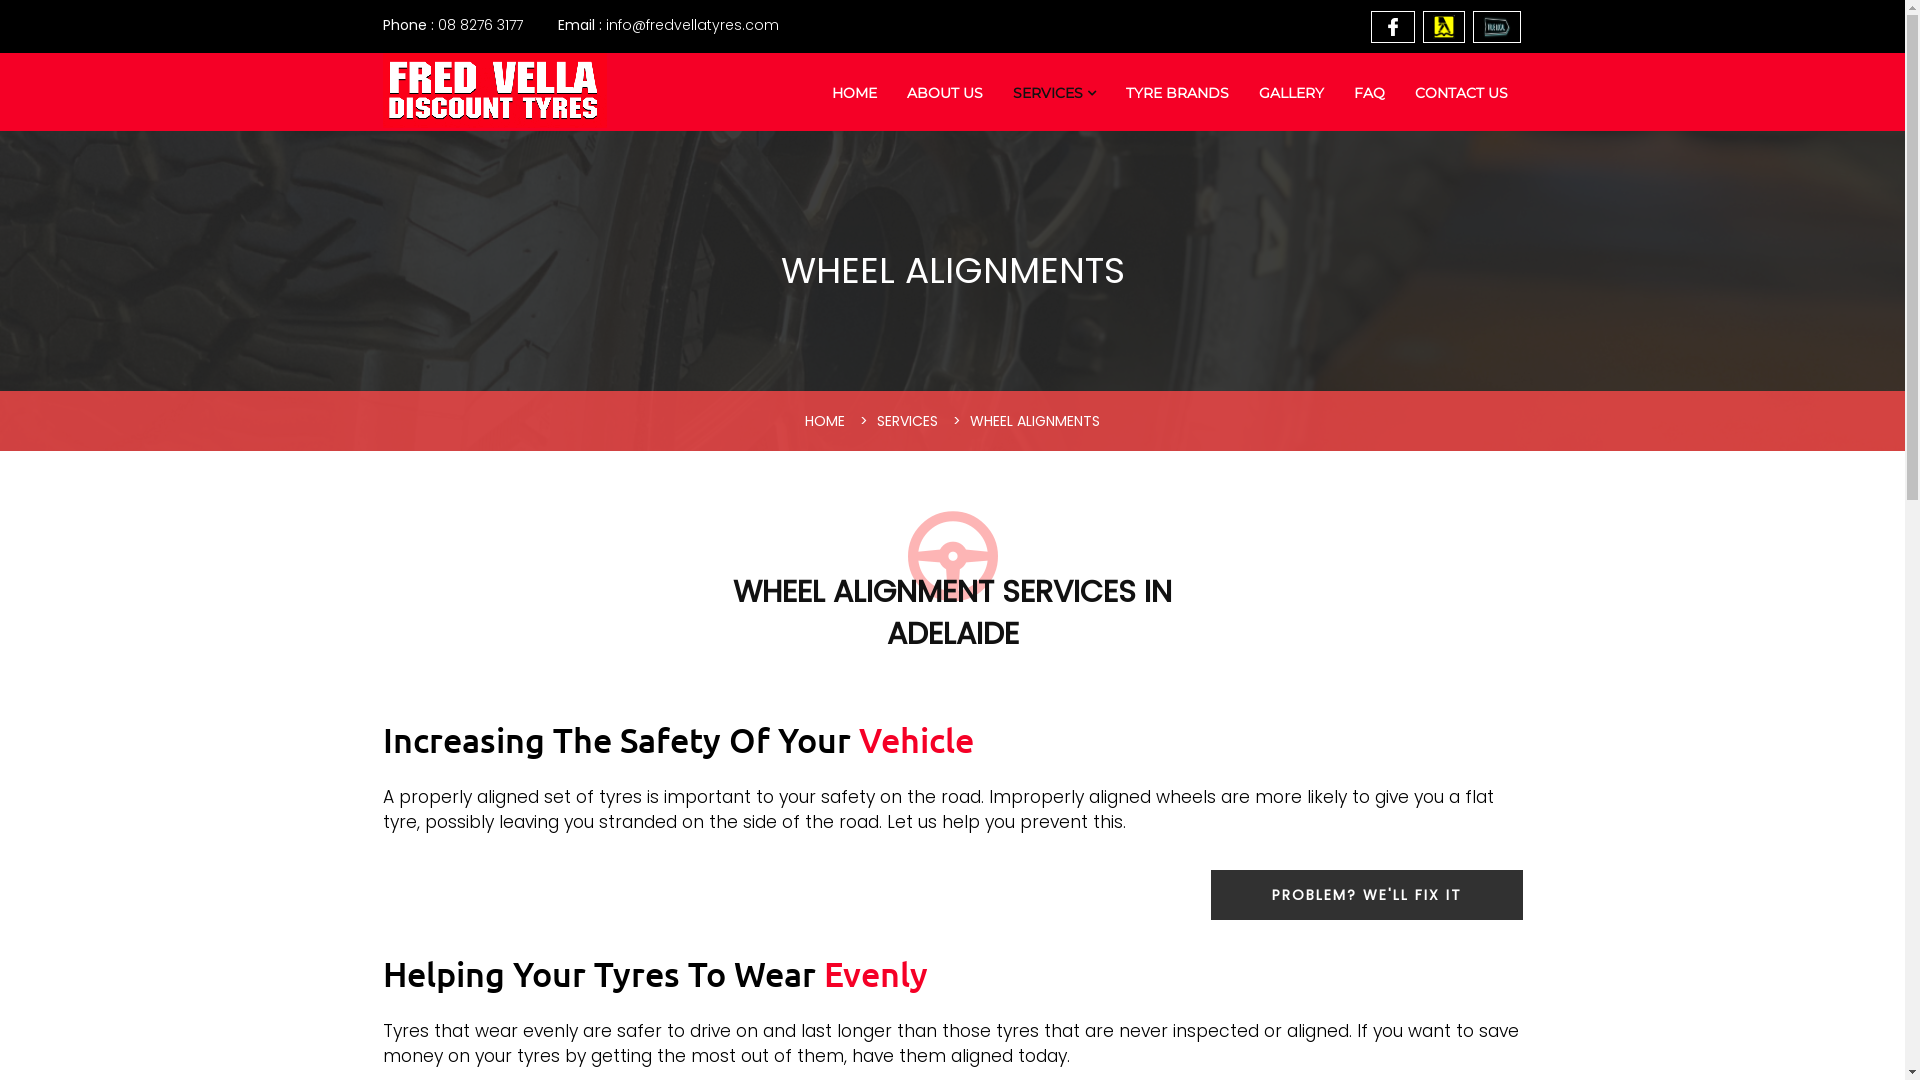 This screenshot has width=1920, height=1080. Describe the element at coordinates (906, 419) in the screenshot. I see `'SERVICES'` at that location.